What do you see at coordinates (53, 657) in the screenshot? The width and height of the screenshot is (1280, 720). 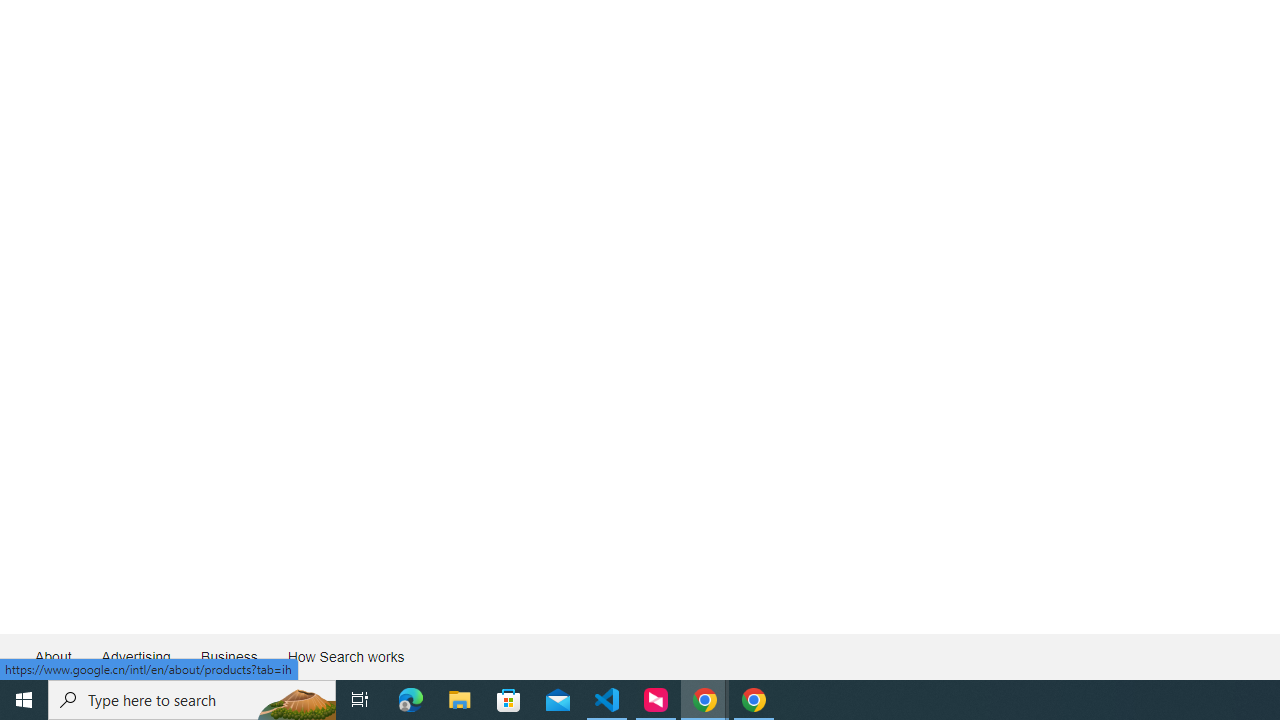 I see `'About'` at bounding box center [53, 657].